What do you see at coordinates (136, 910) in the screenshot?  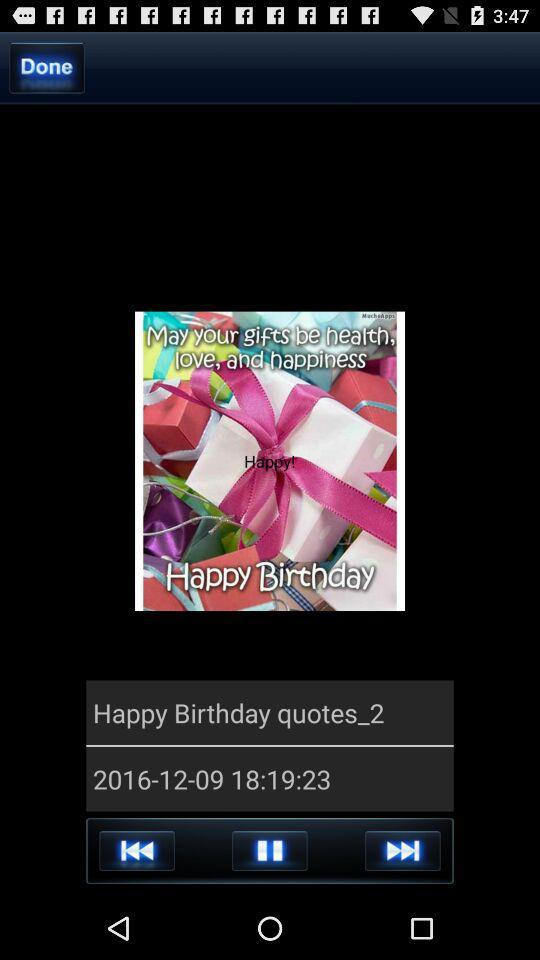 I see `the av_rewind icon` at bounding box center [136, 910].